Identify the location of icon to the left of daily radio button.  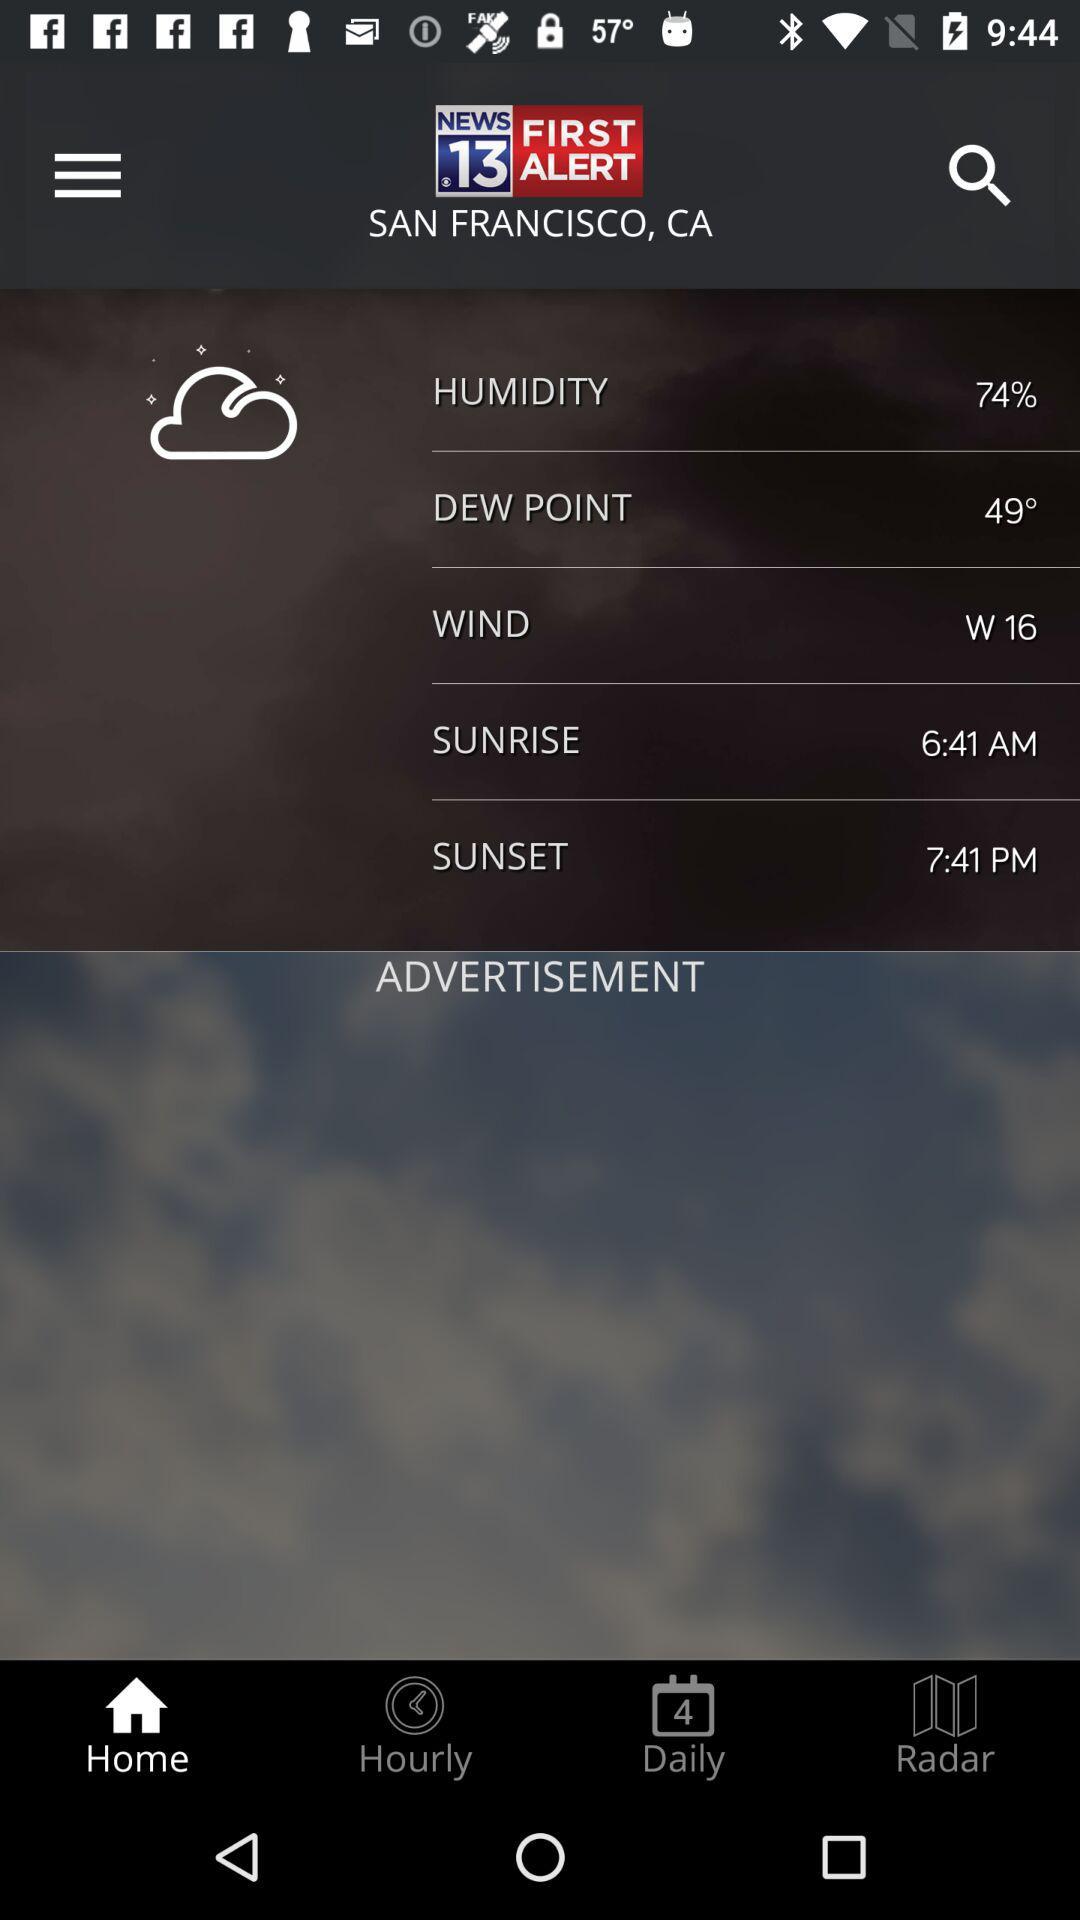
(413, 1726).